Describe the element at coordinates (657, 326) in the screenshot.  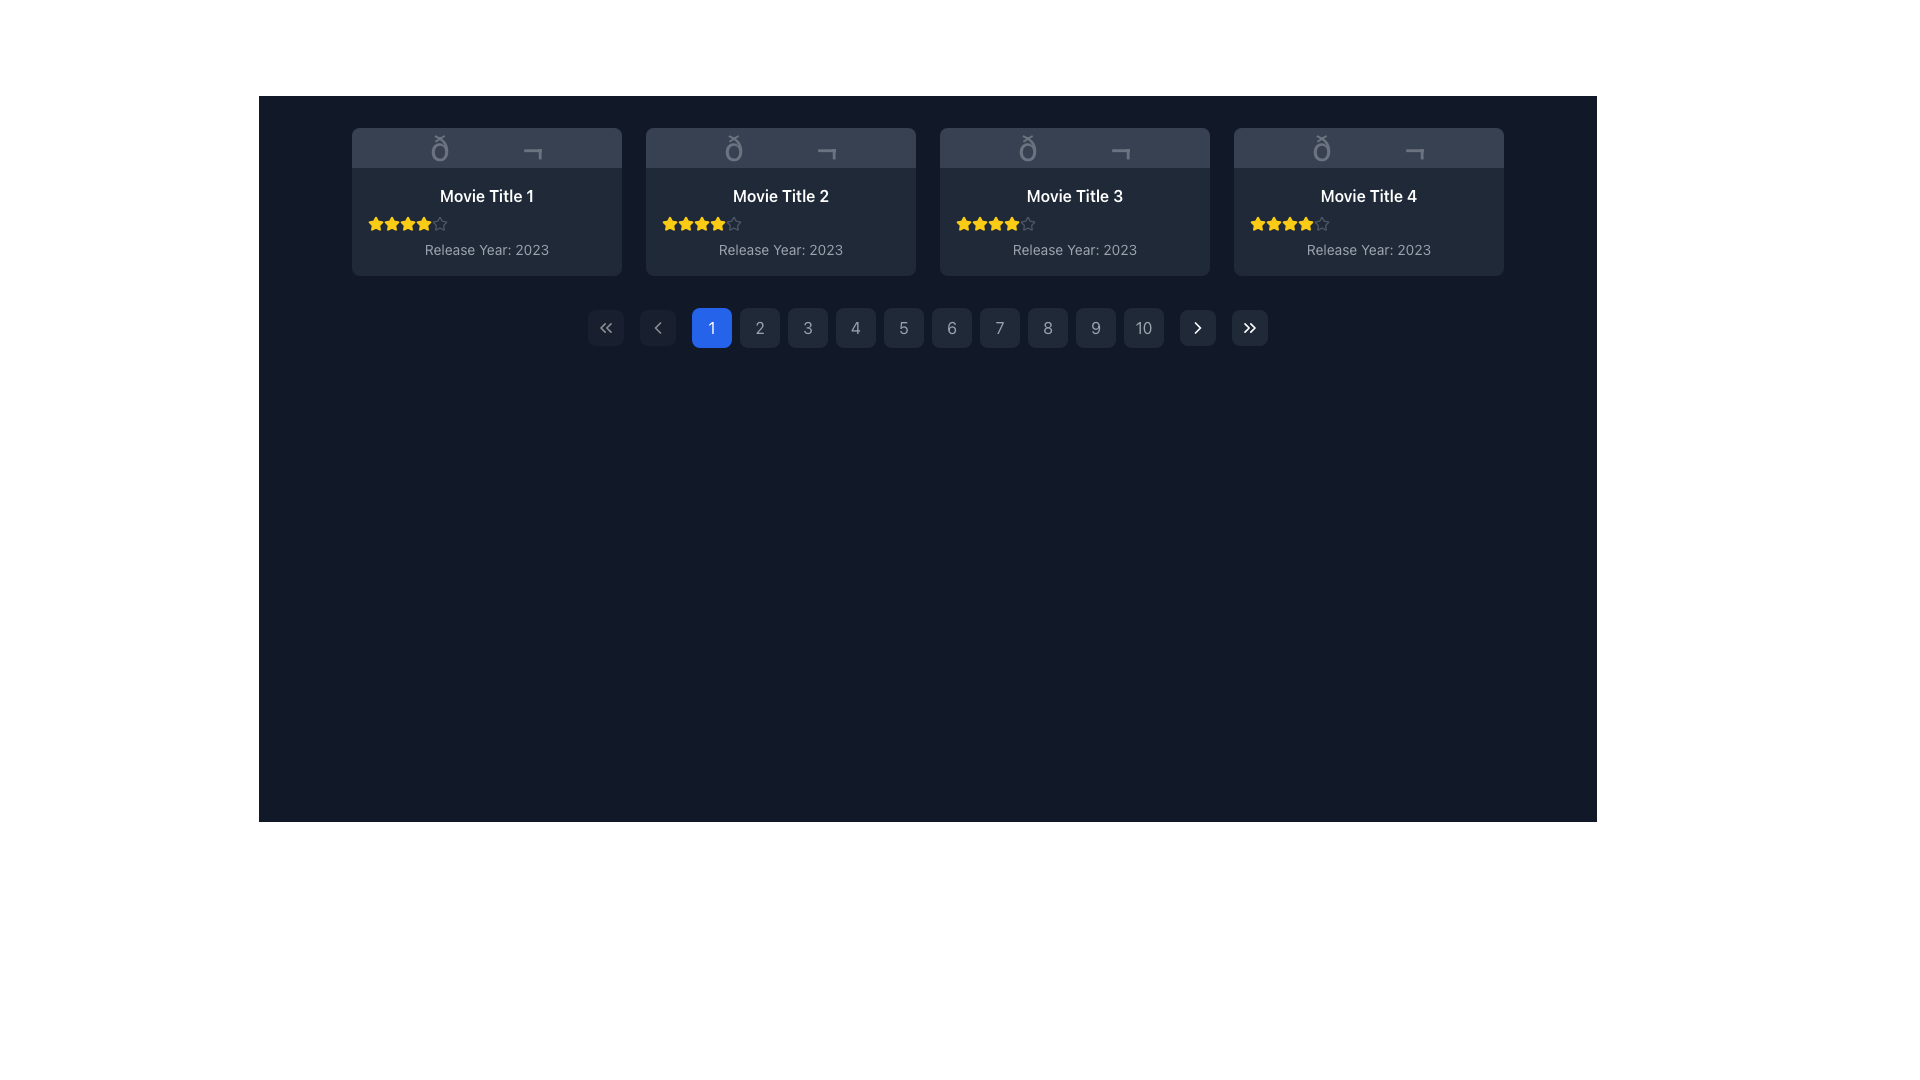
I see `the 'previous page' arrow icon located in the pagination area, immediately to the left of the number '1' button` at that location.